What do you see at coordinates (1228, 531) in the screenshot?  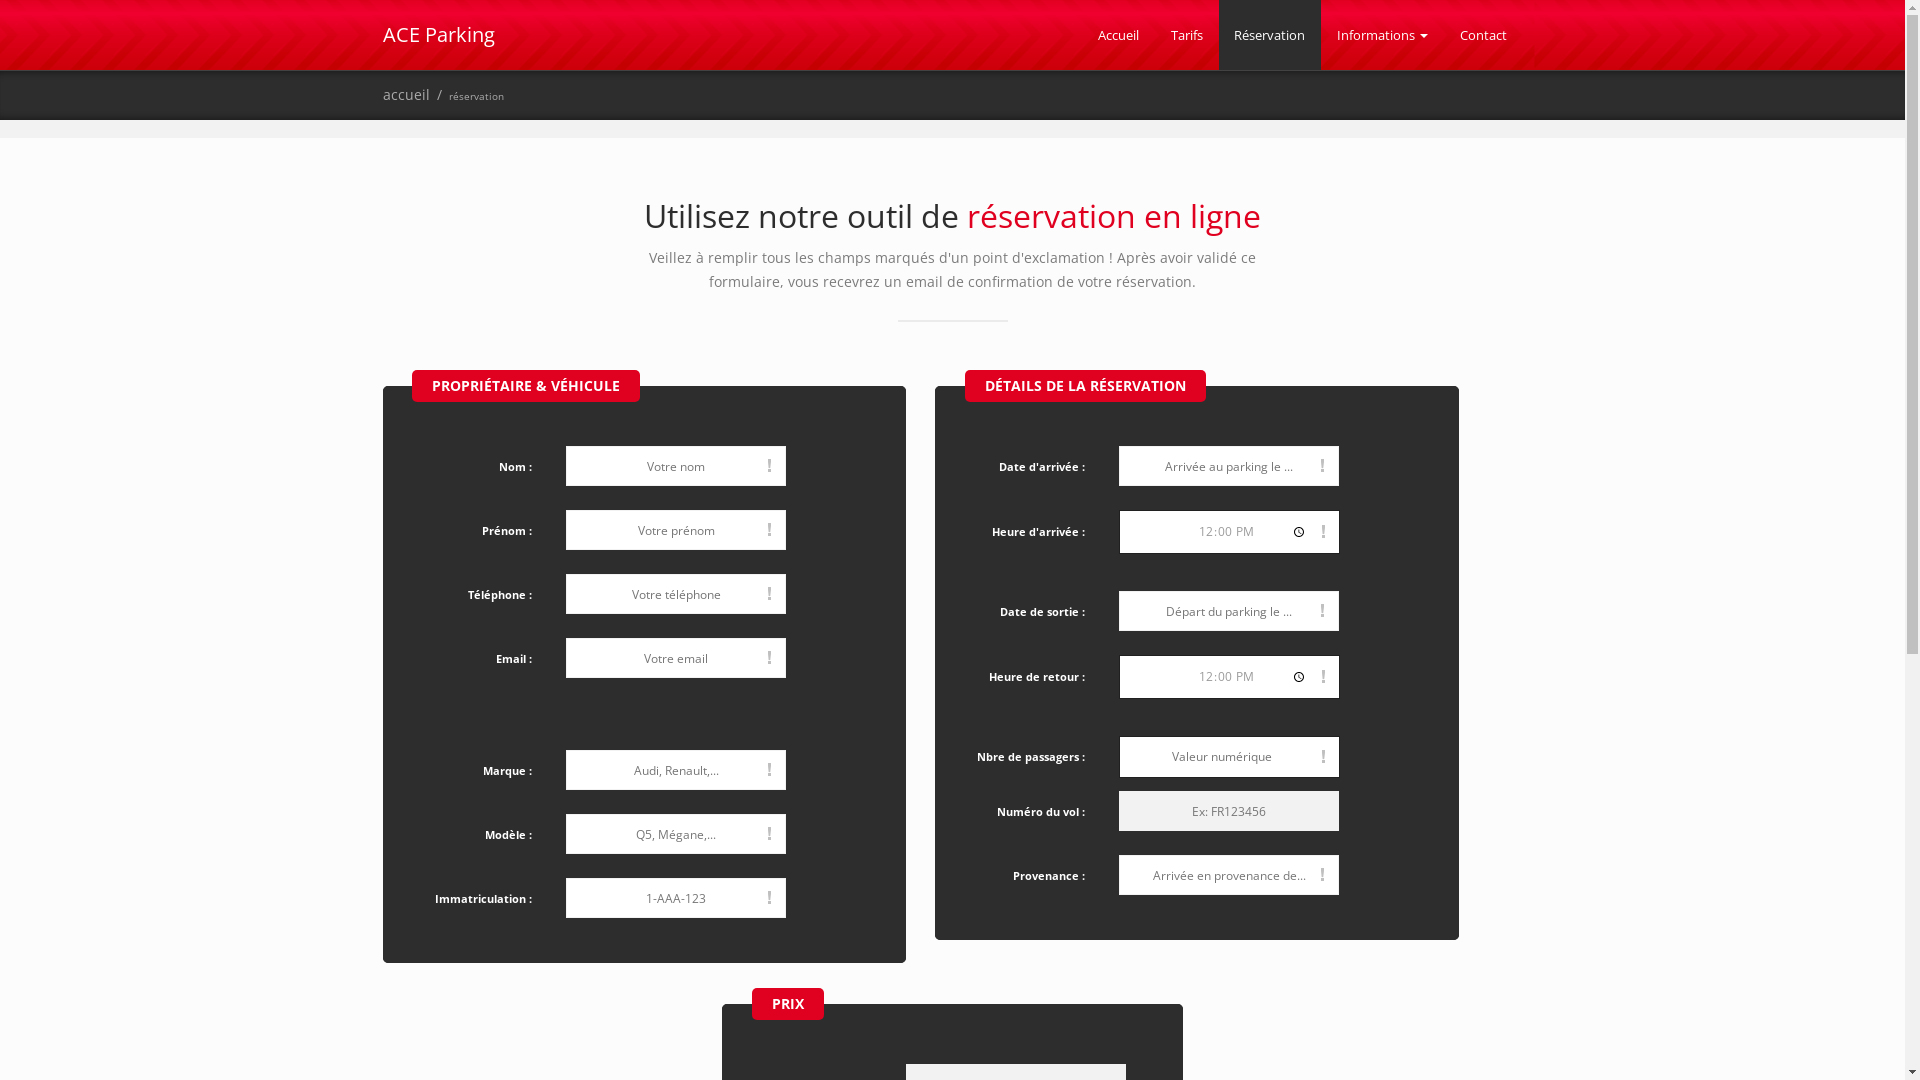 I see `'12:00'` at bounding box center [1228, 531].